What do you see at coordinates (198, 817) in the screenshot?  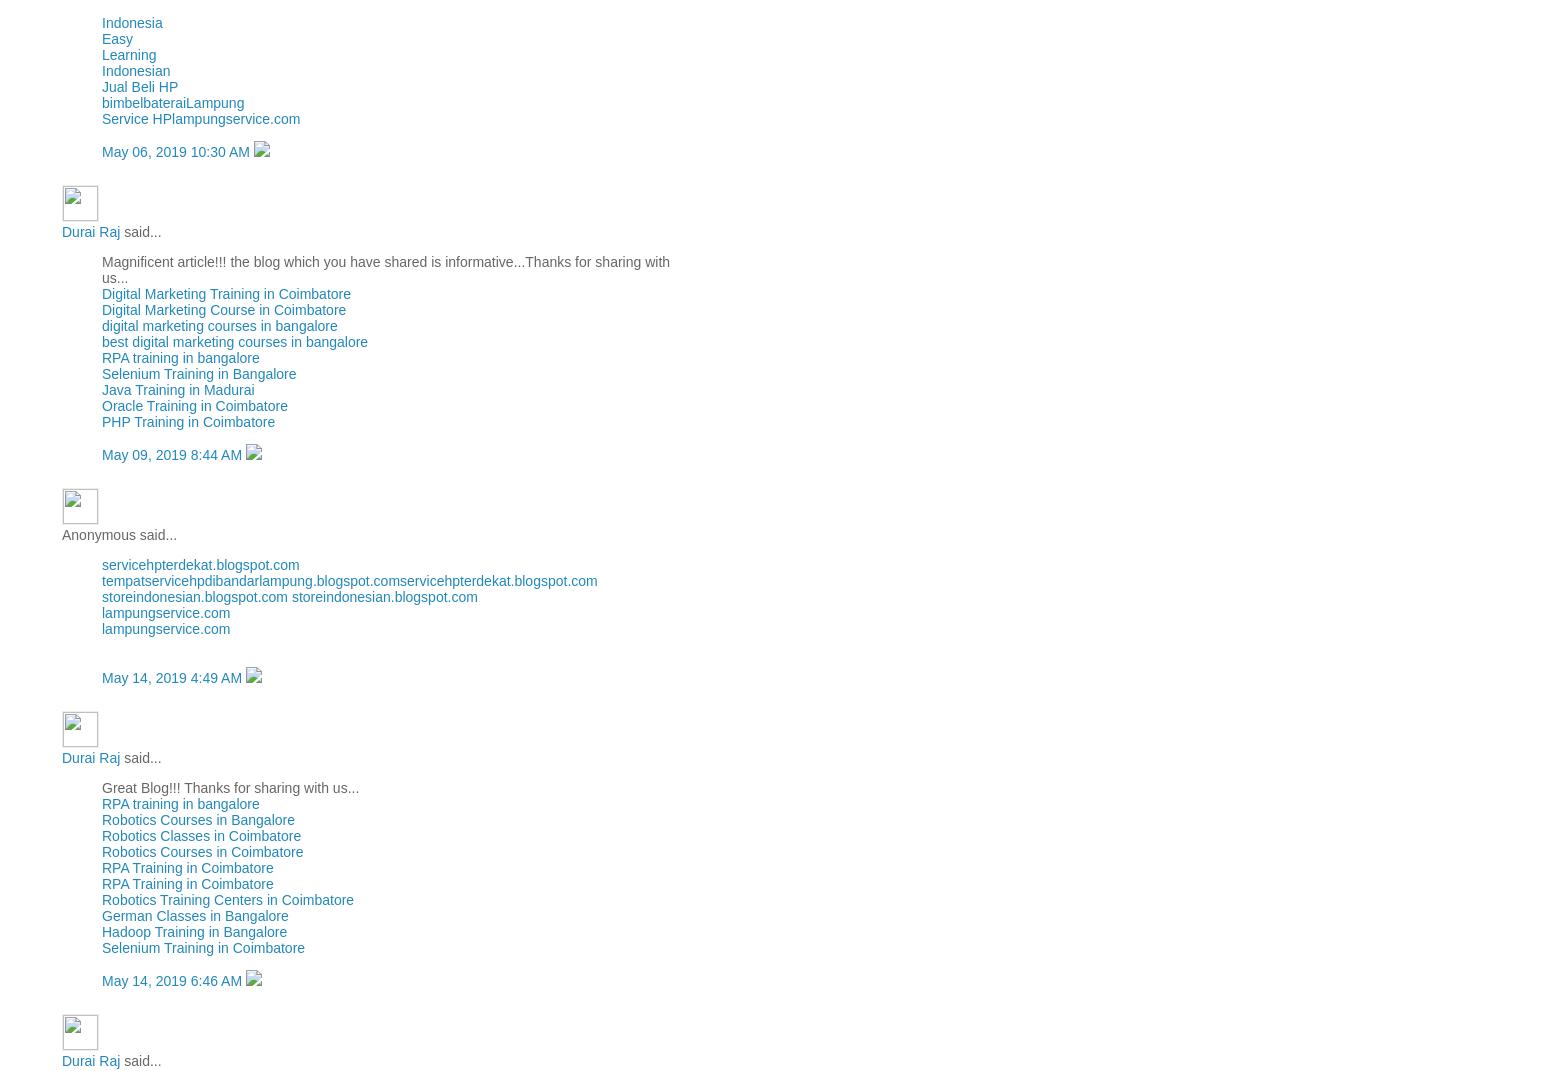 I see `'Robotics Courses in Bangalore'` at bounding box center [198, 817].